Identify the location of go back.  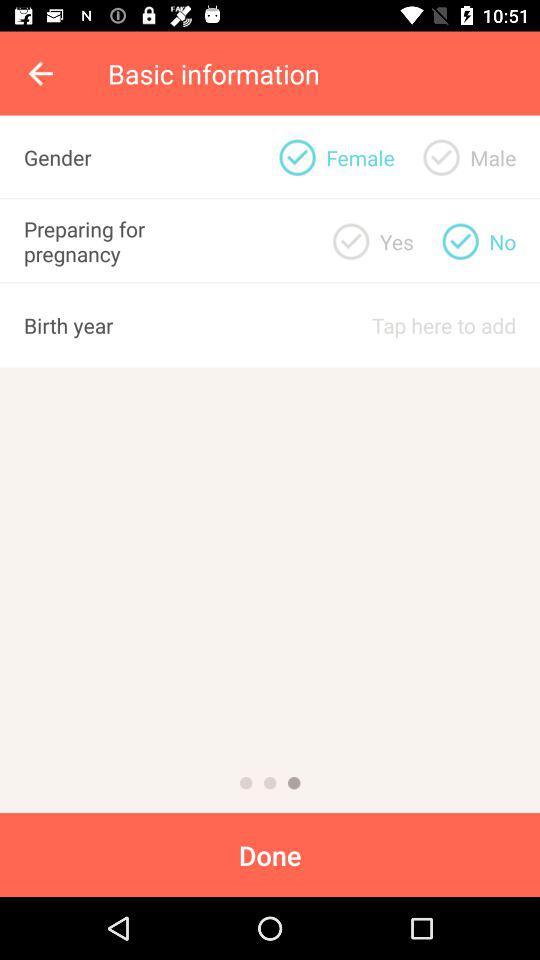
(270, 783).